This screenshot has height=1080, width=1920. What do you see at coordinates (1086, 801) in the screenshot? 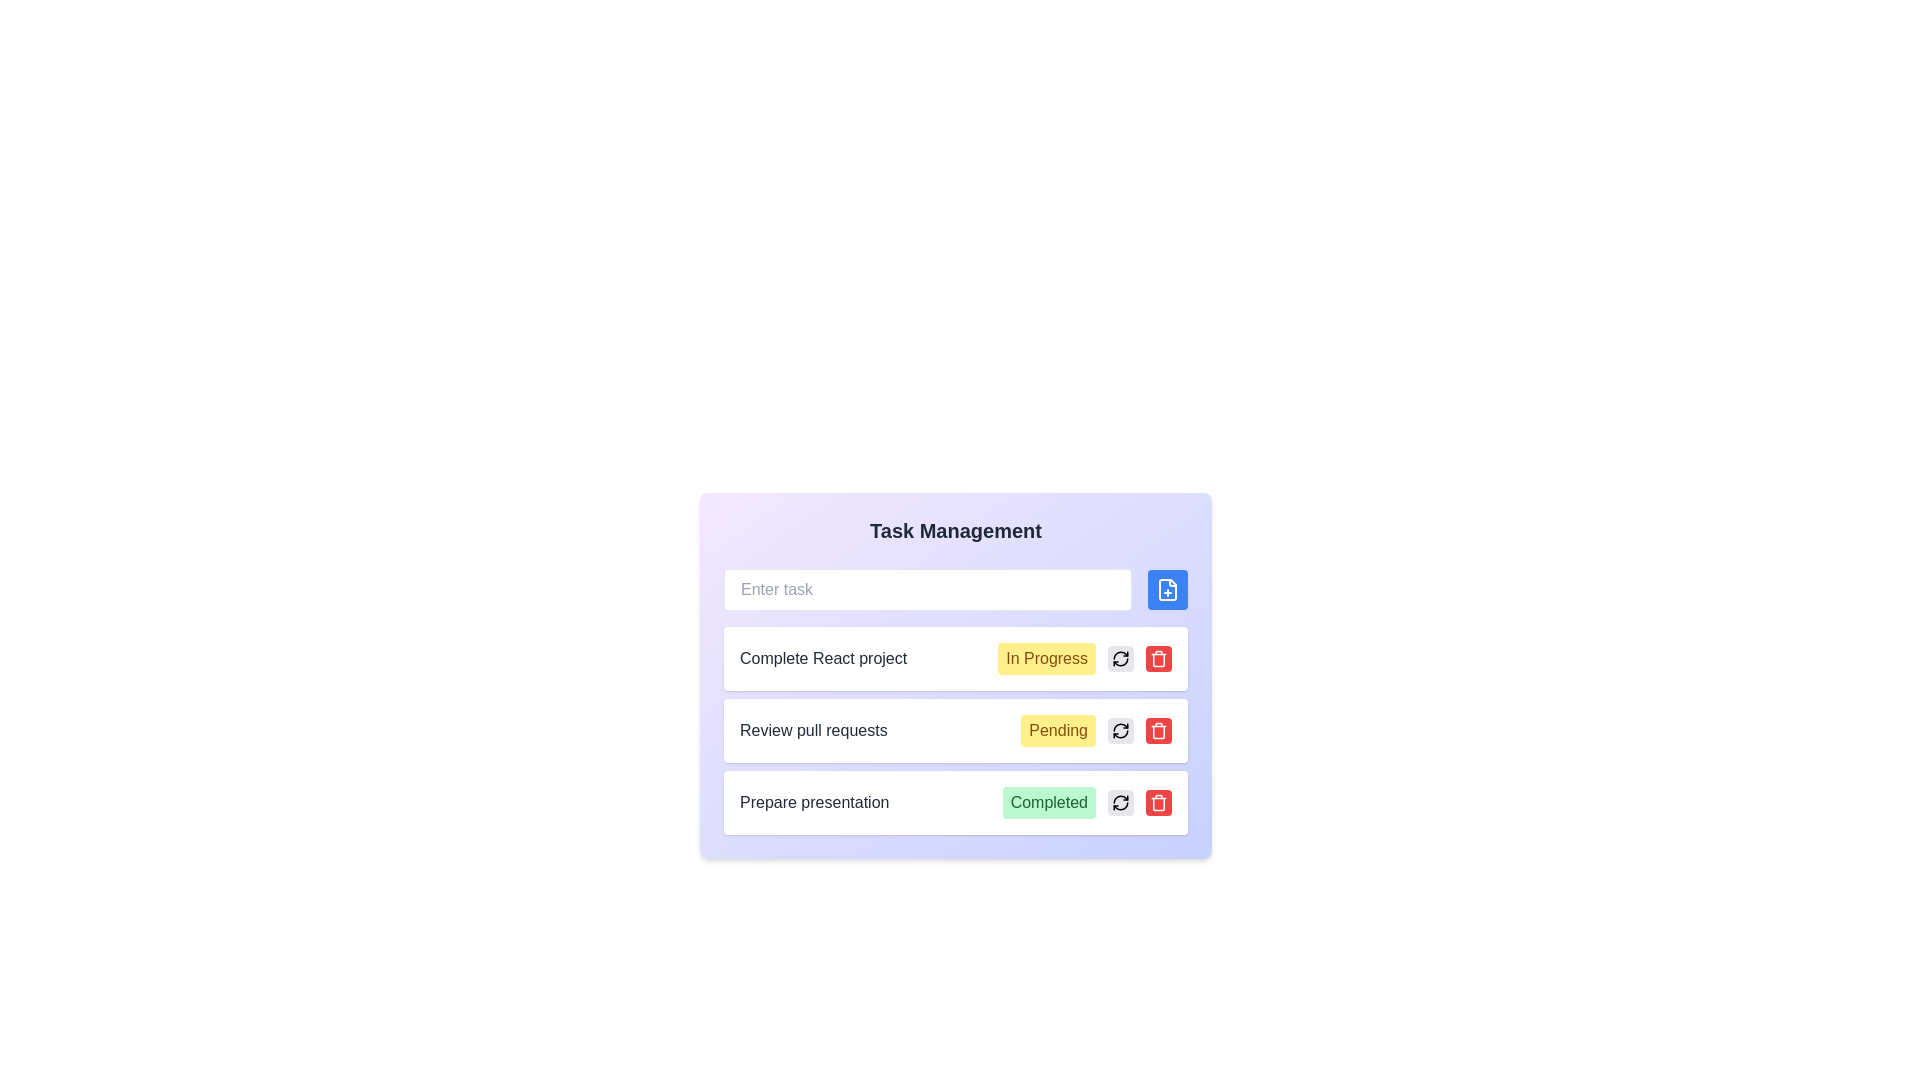
I see `the completion status label that indicates the task 'Prepare presentation', located on the right side of its row, to the left of the gray refresh button and red trash button` at bounding box center [1086, 801].